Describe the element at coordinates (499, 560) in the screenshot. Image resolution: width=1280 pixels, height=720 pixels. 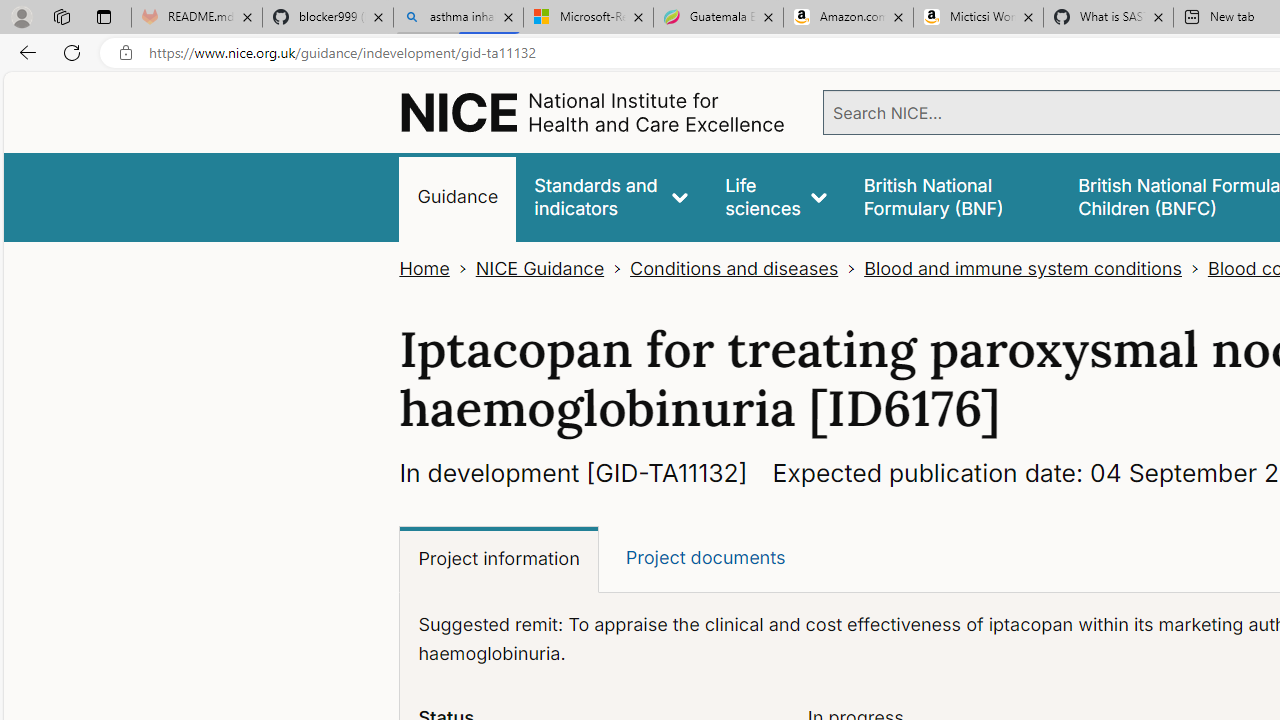
I see `'Project information'` at that location.